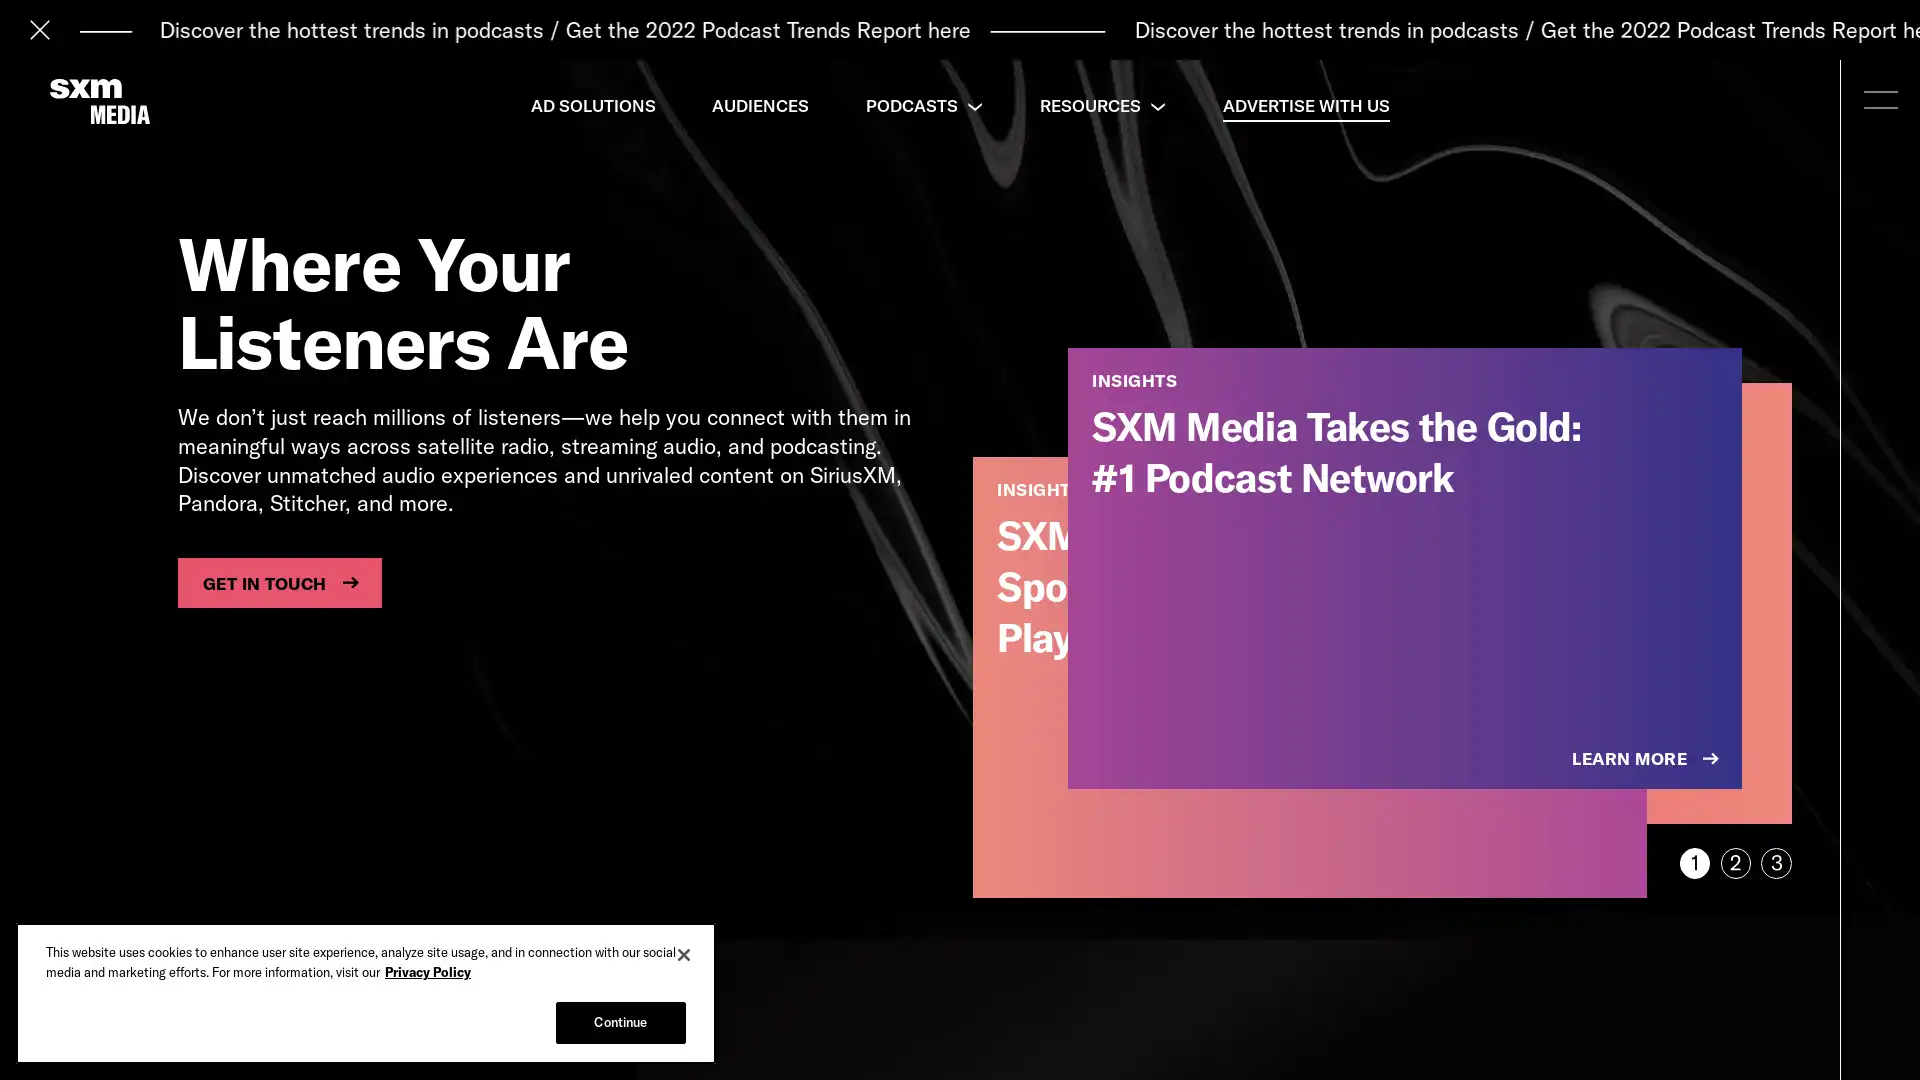 The width and height of the screenshot is (1920, 1080). Describe the element at coordinates (1734, 862) in the screenshot. I see `2` at that location.